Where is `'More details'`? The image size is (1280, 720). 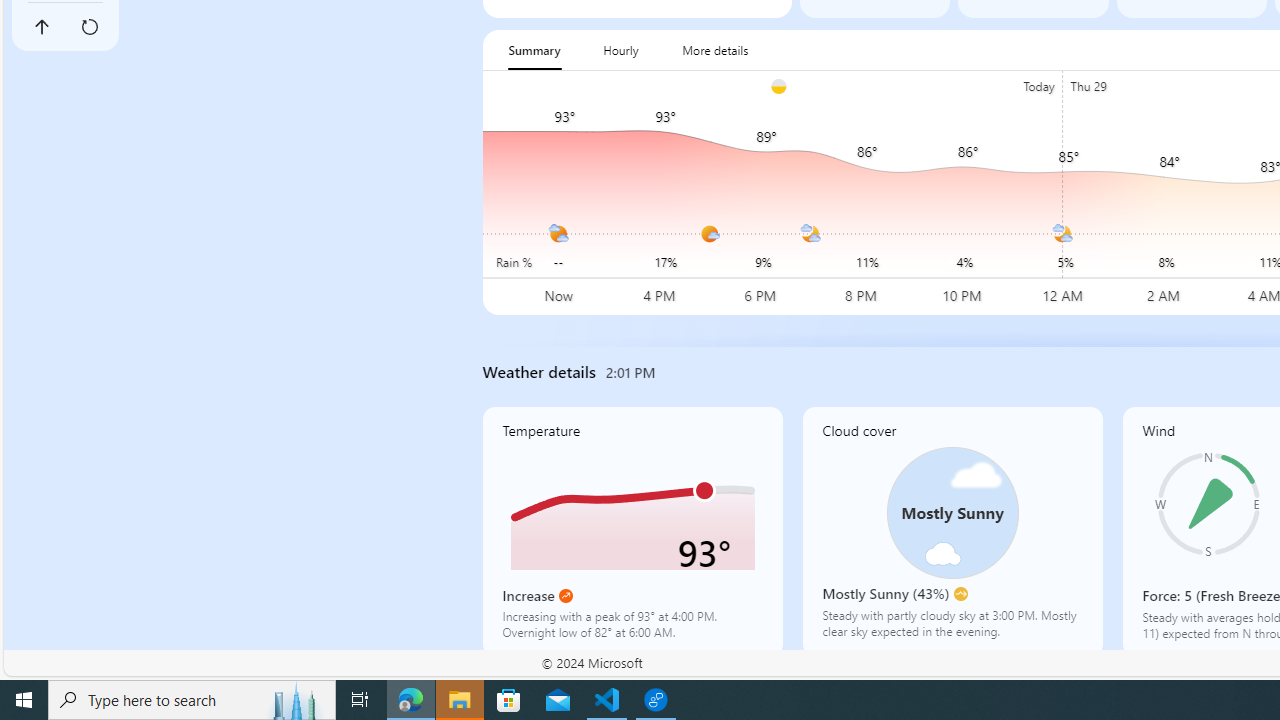
'More details' is located at coordinates (715, 49).